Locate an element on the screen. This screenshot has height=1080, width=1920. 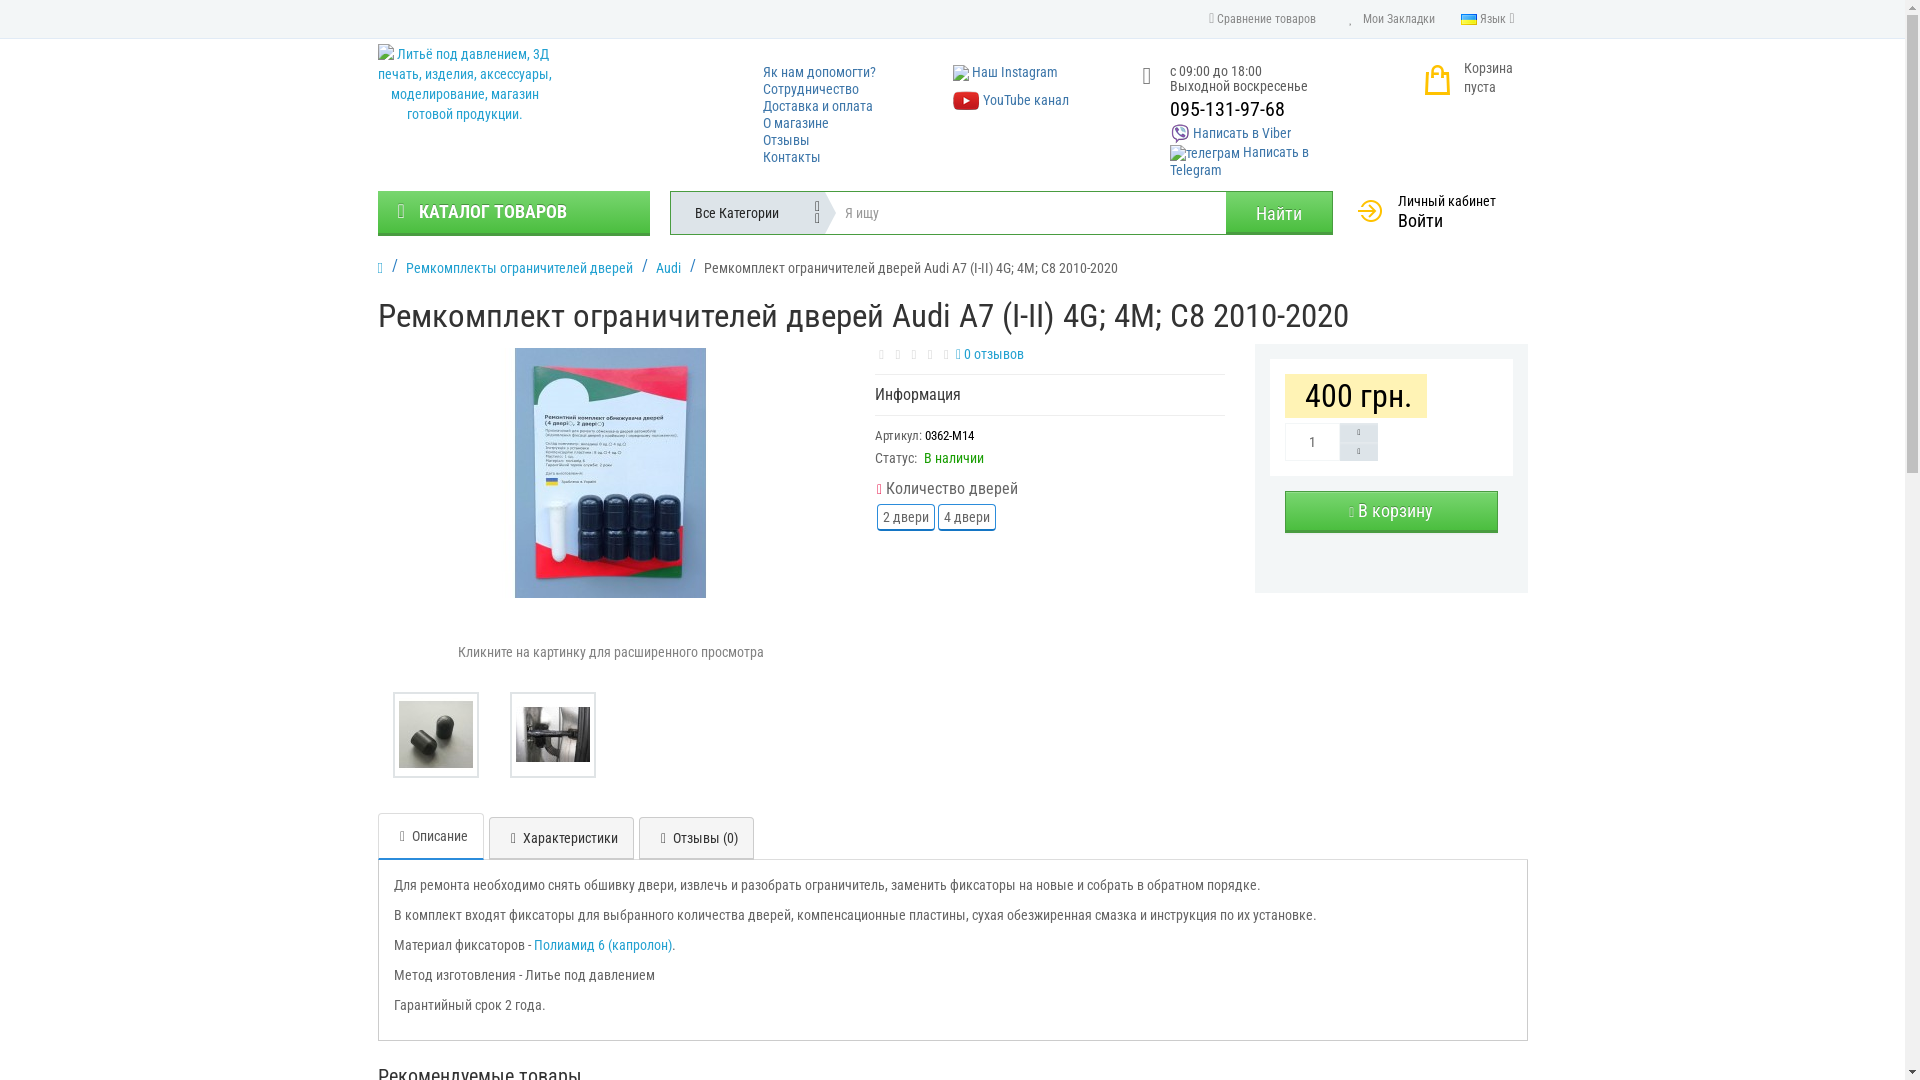
'Audi' is located at coordinates (668, 266).